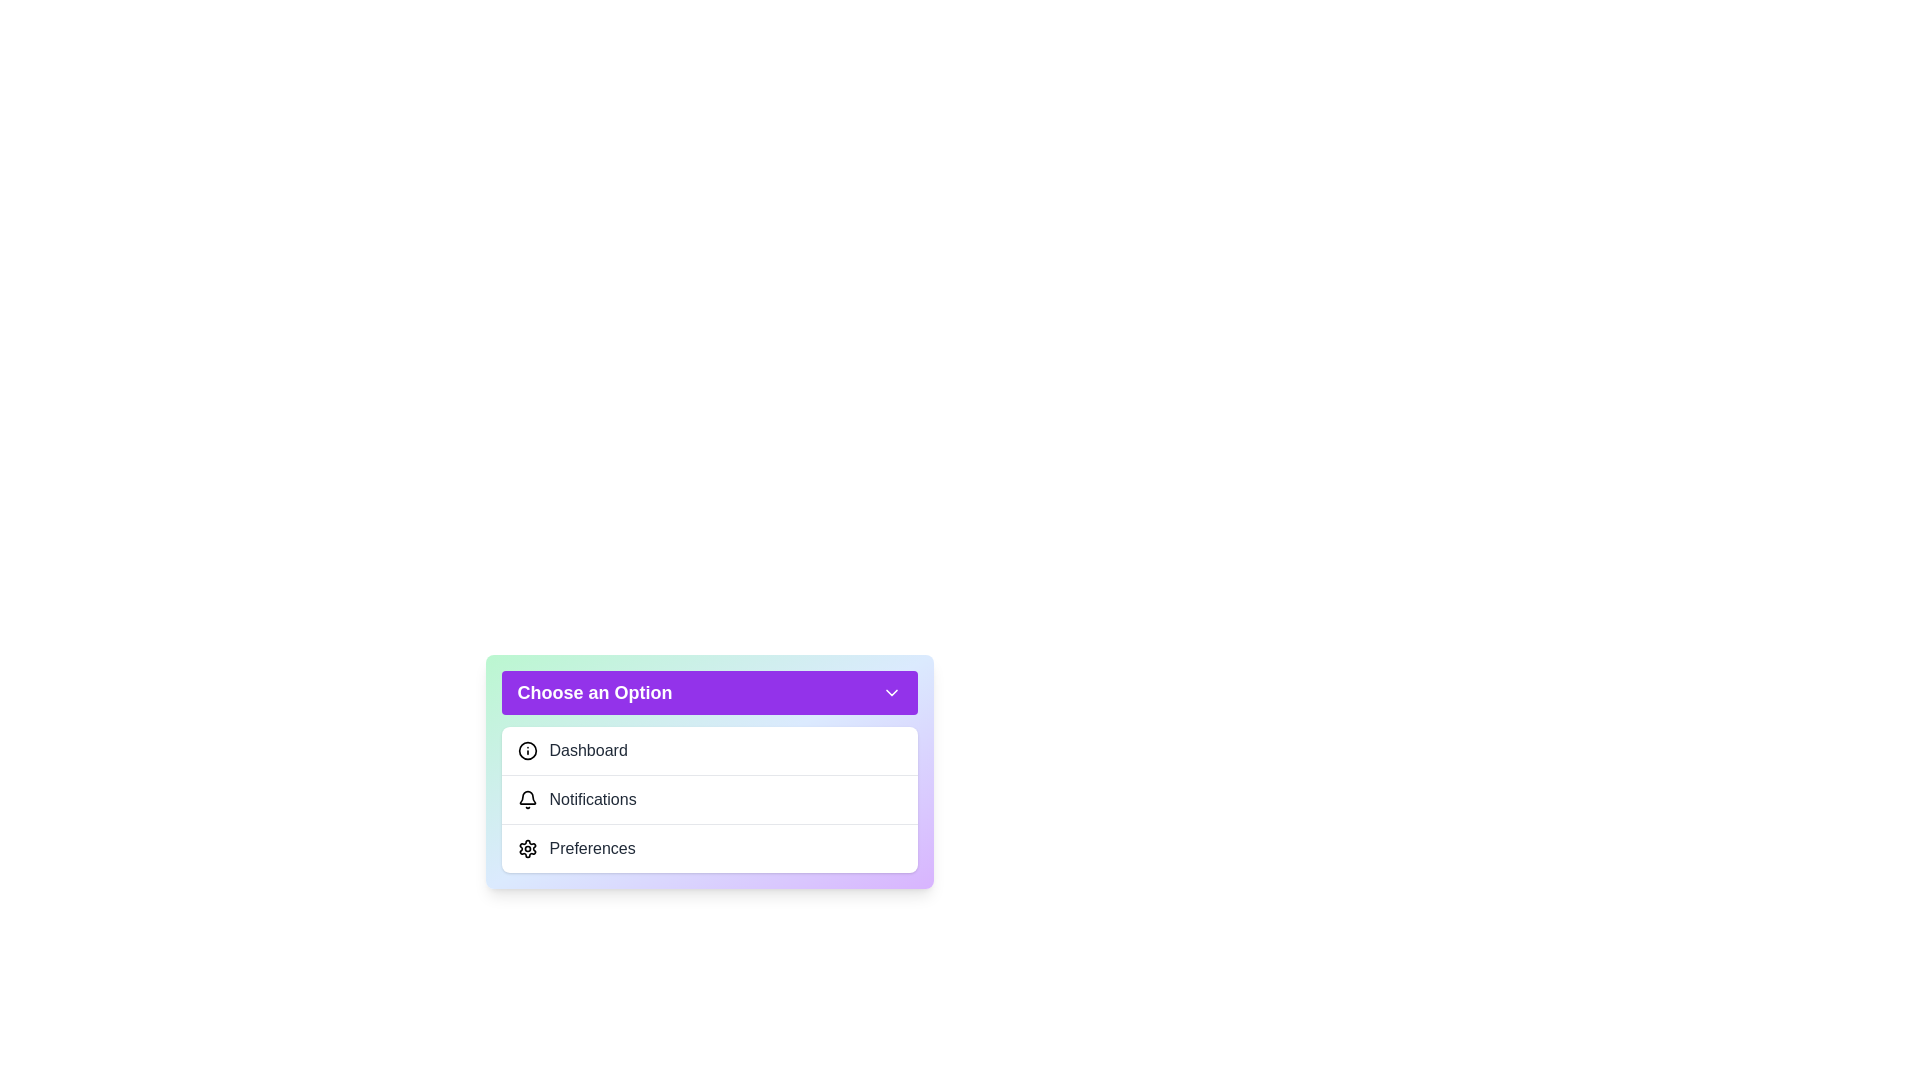 The image size is (1920, 1080). What do you see at coordinates (709, 798) in the screenshot?
I see `the option Notifications from the dropdown menu` at bounding box center [709, 798].